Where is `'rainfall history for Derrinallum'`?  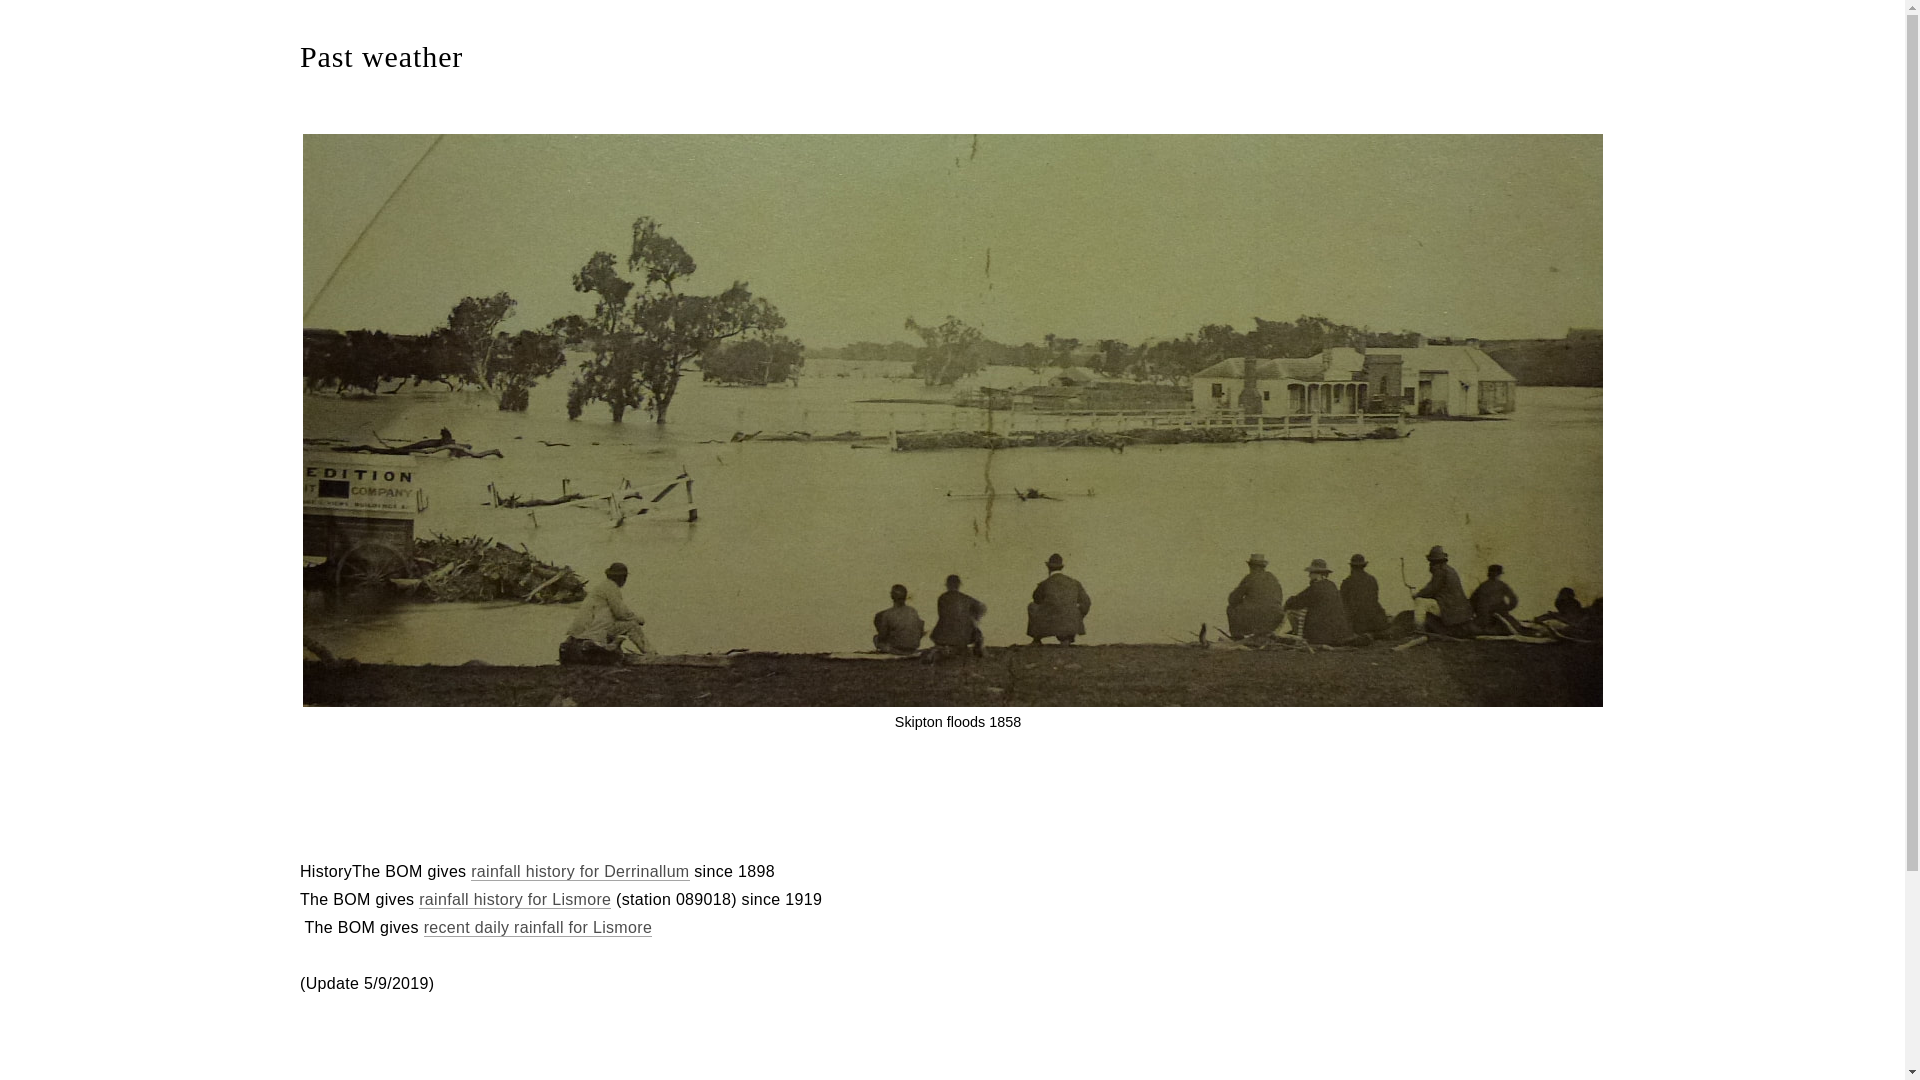 'rainfall history for Derrinallum' is located at coordinates (469, 870).